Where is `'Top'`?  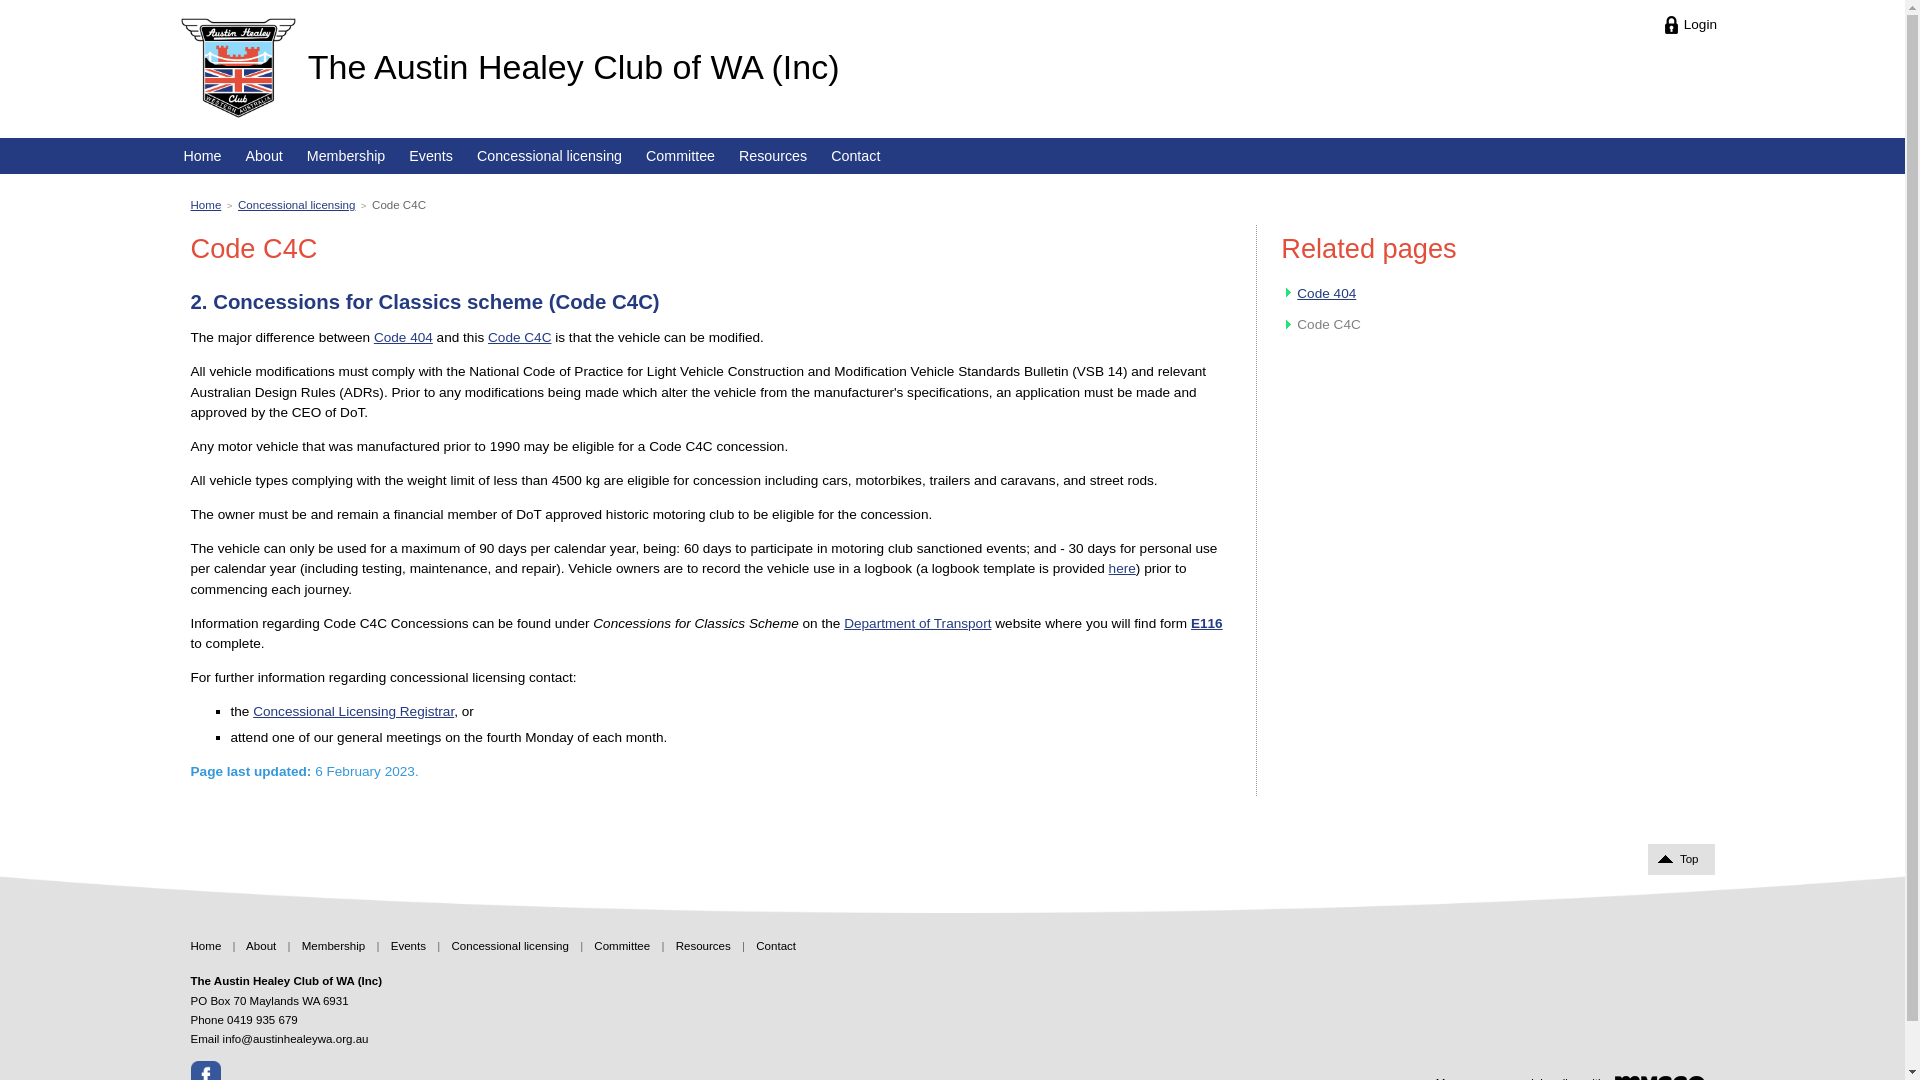 'Top' is located at coordinates (1680, 858).